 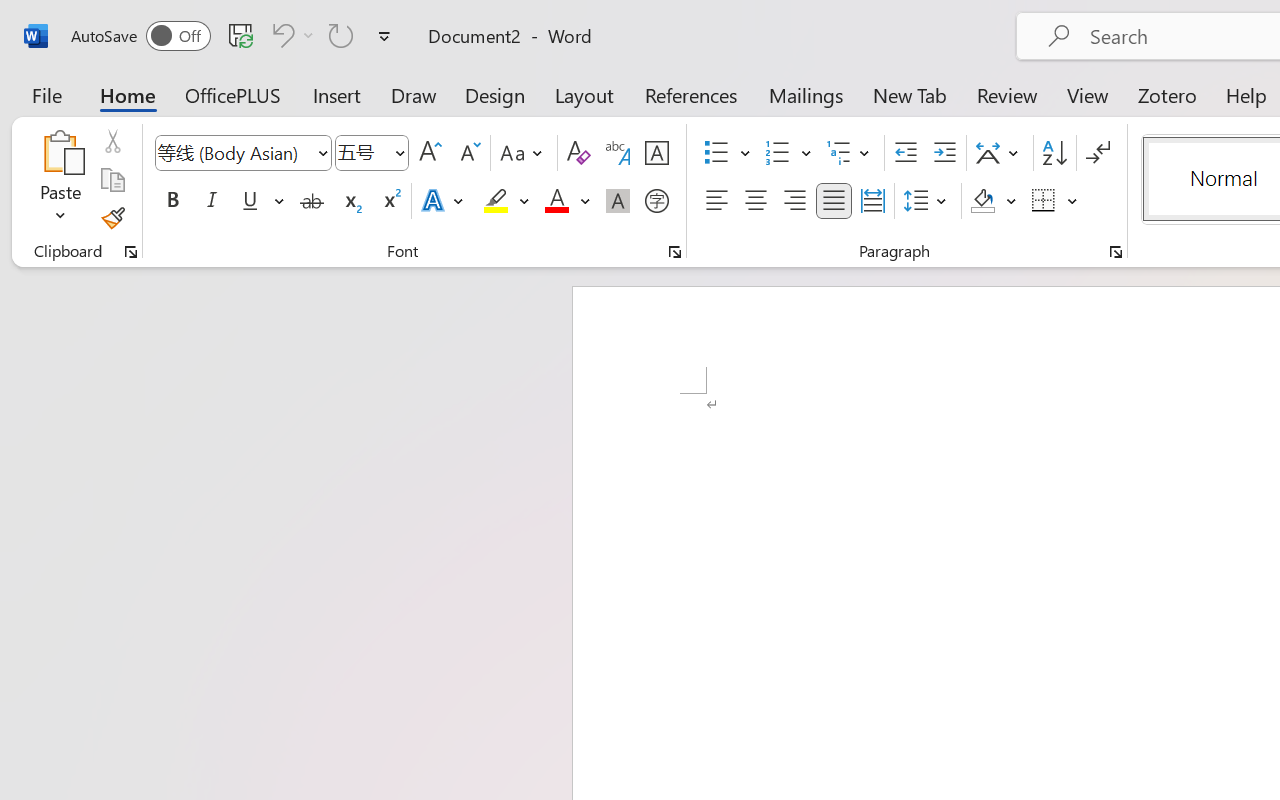 I want to click on 'Distributed', so click(x=872, y=201).